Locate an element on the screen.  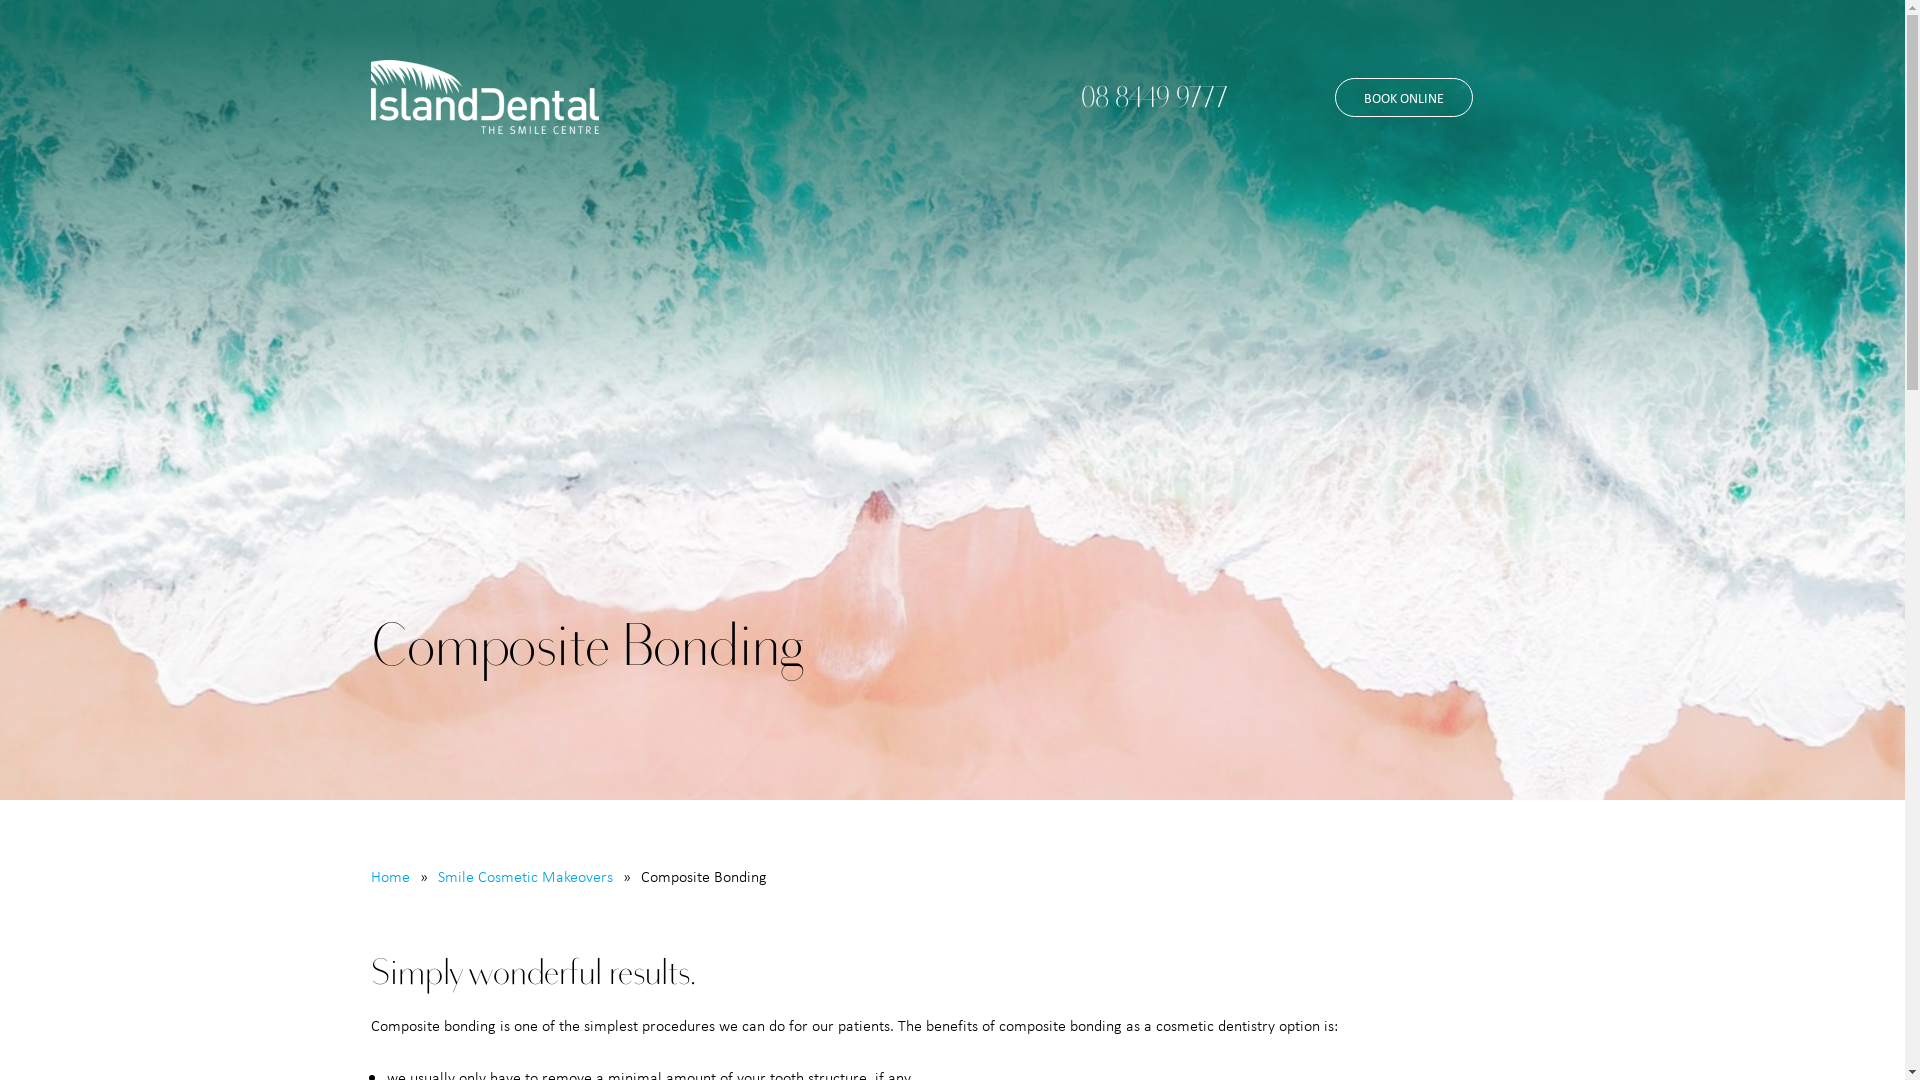
'Smile Cosmetic Makeovers' is located at coordinates (525, 874).